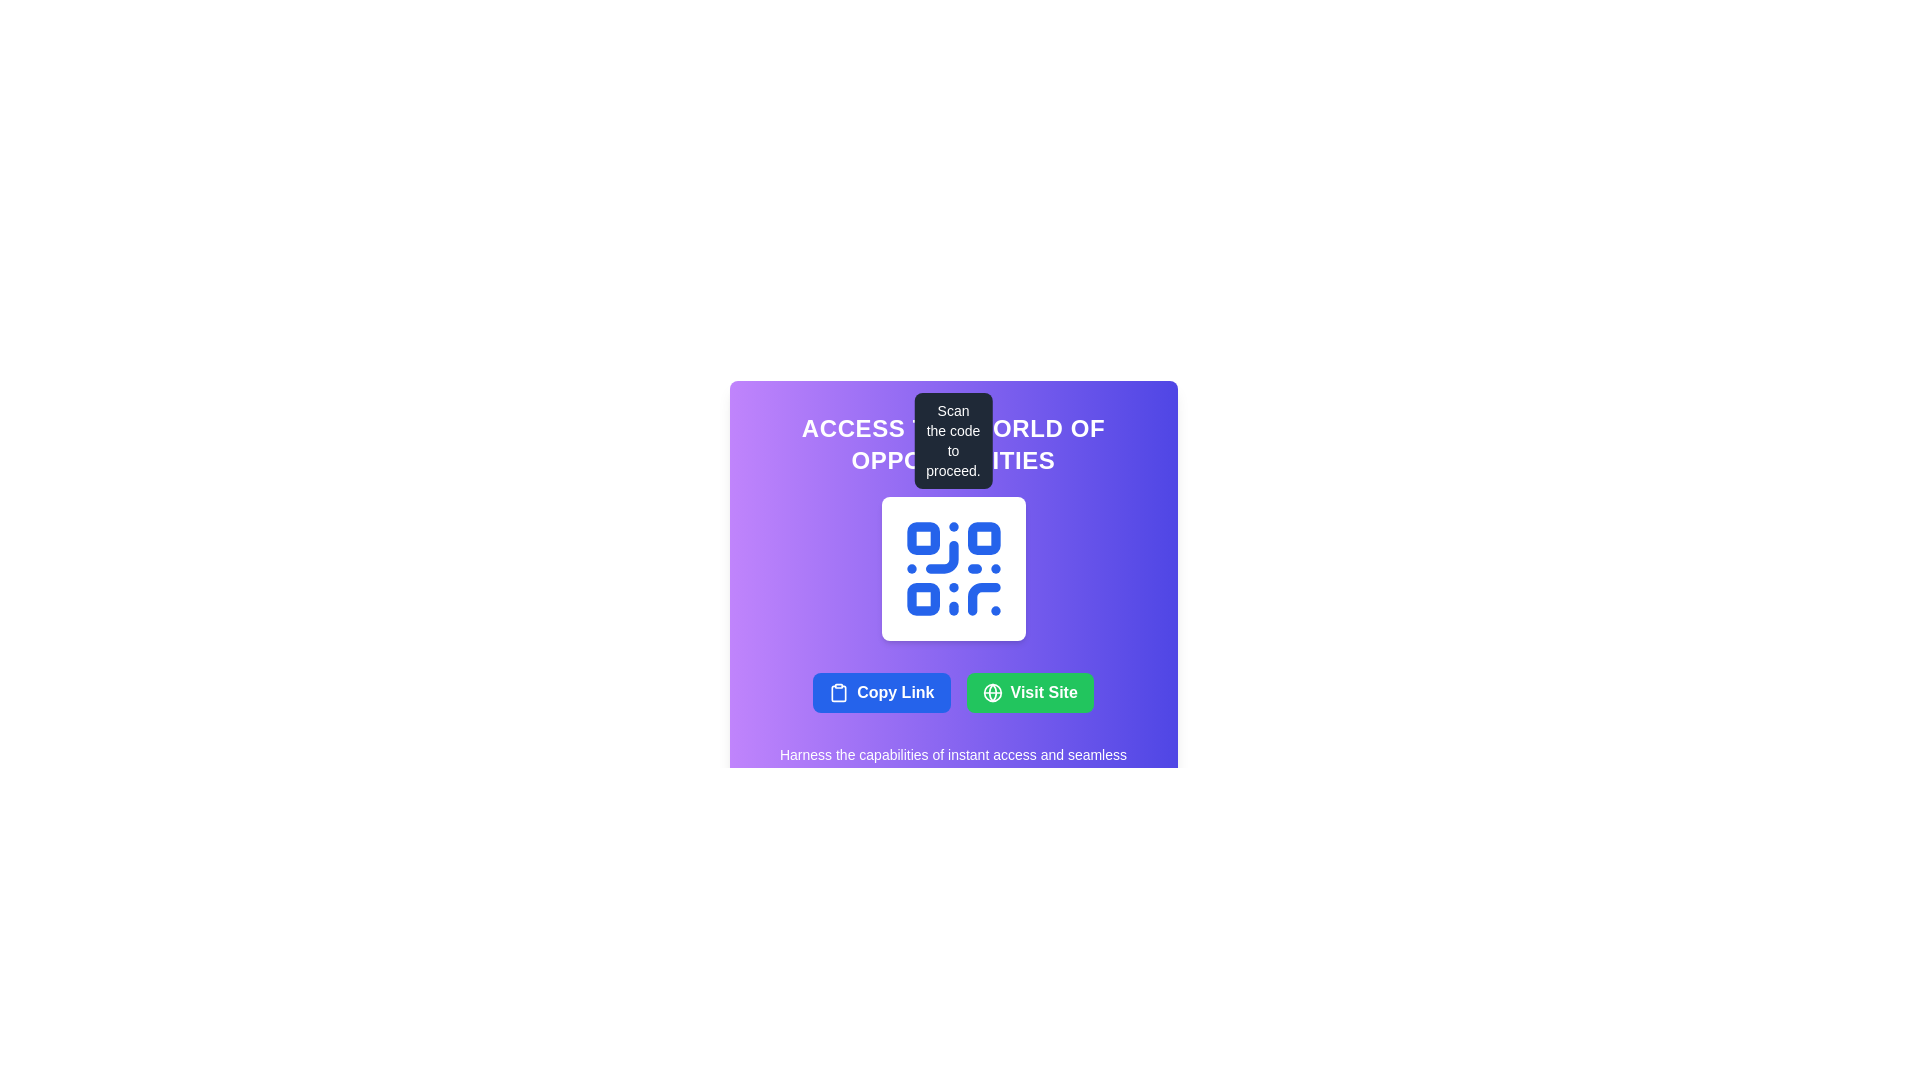  What do you see at coordinates (922, 537) in the screenshot?
I see `the small blue square block with rounded corners located in the top-left corner of the QR code graphic` at bounding box center [922, 537].